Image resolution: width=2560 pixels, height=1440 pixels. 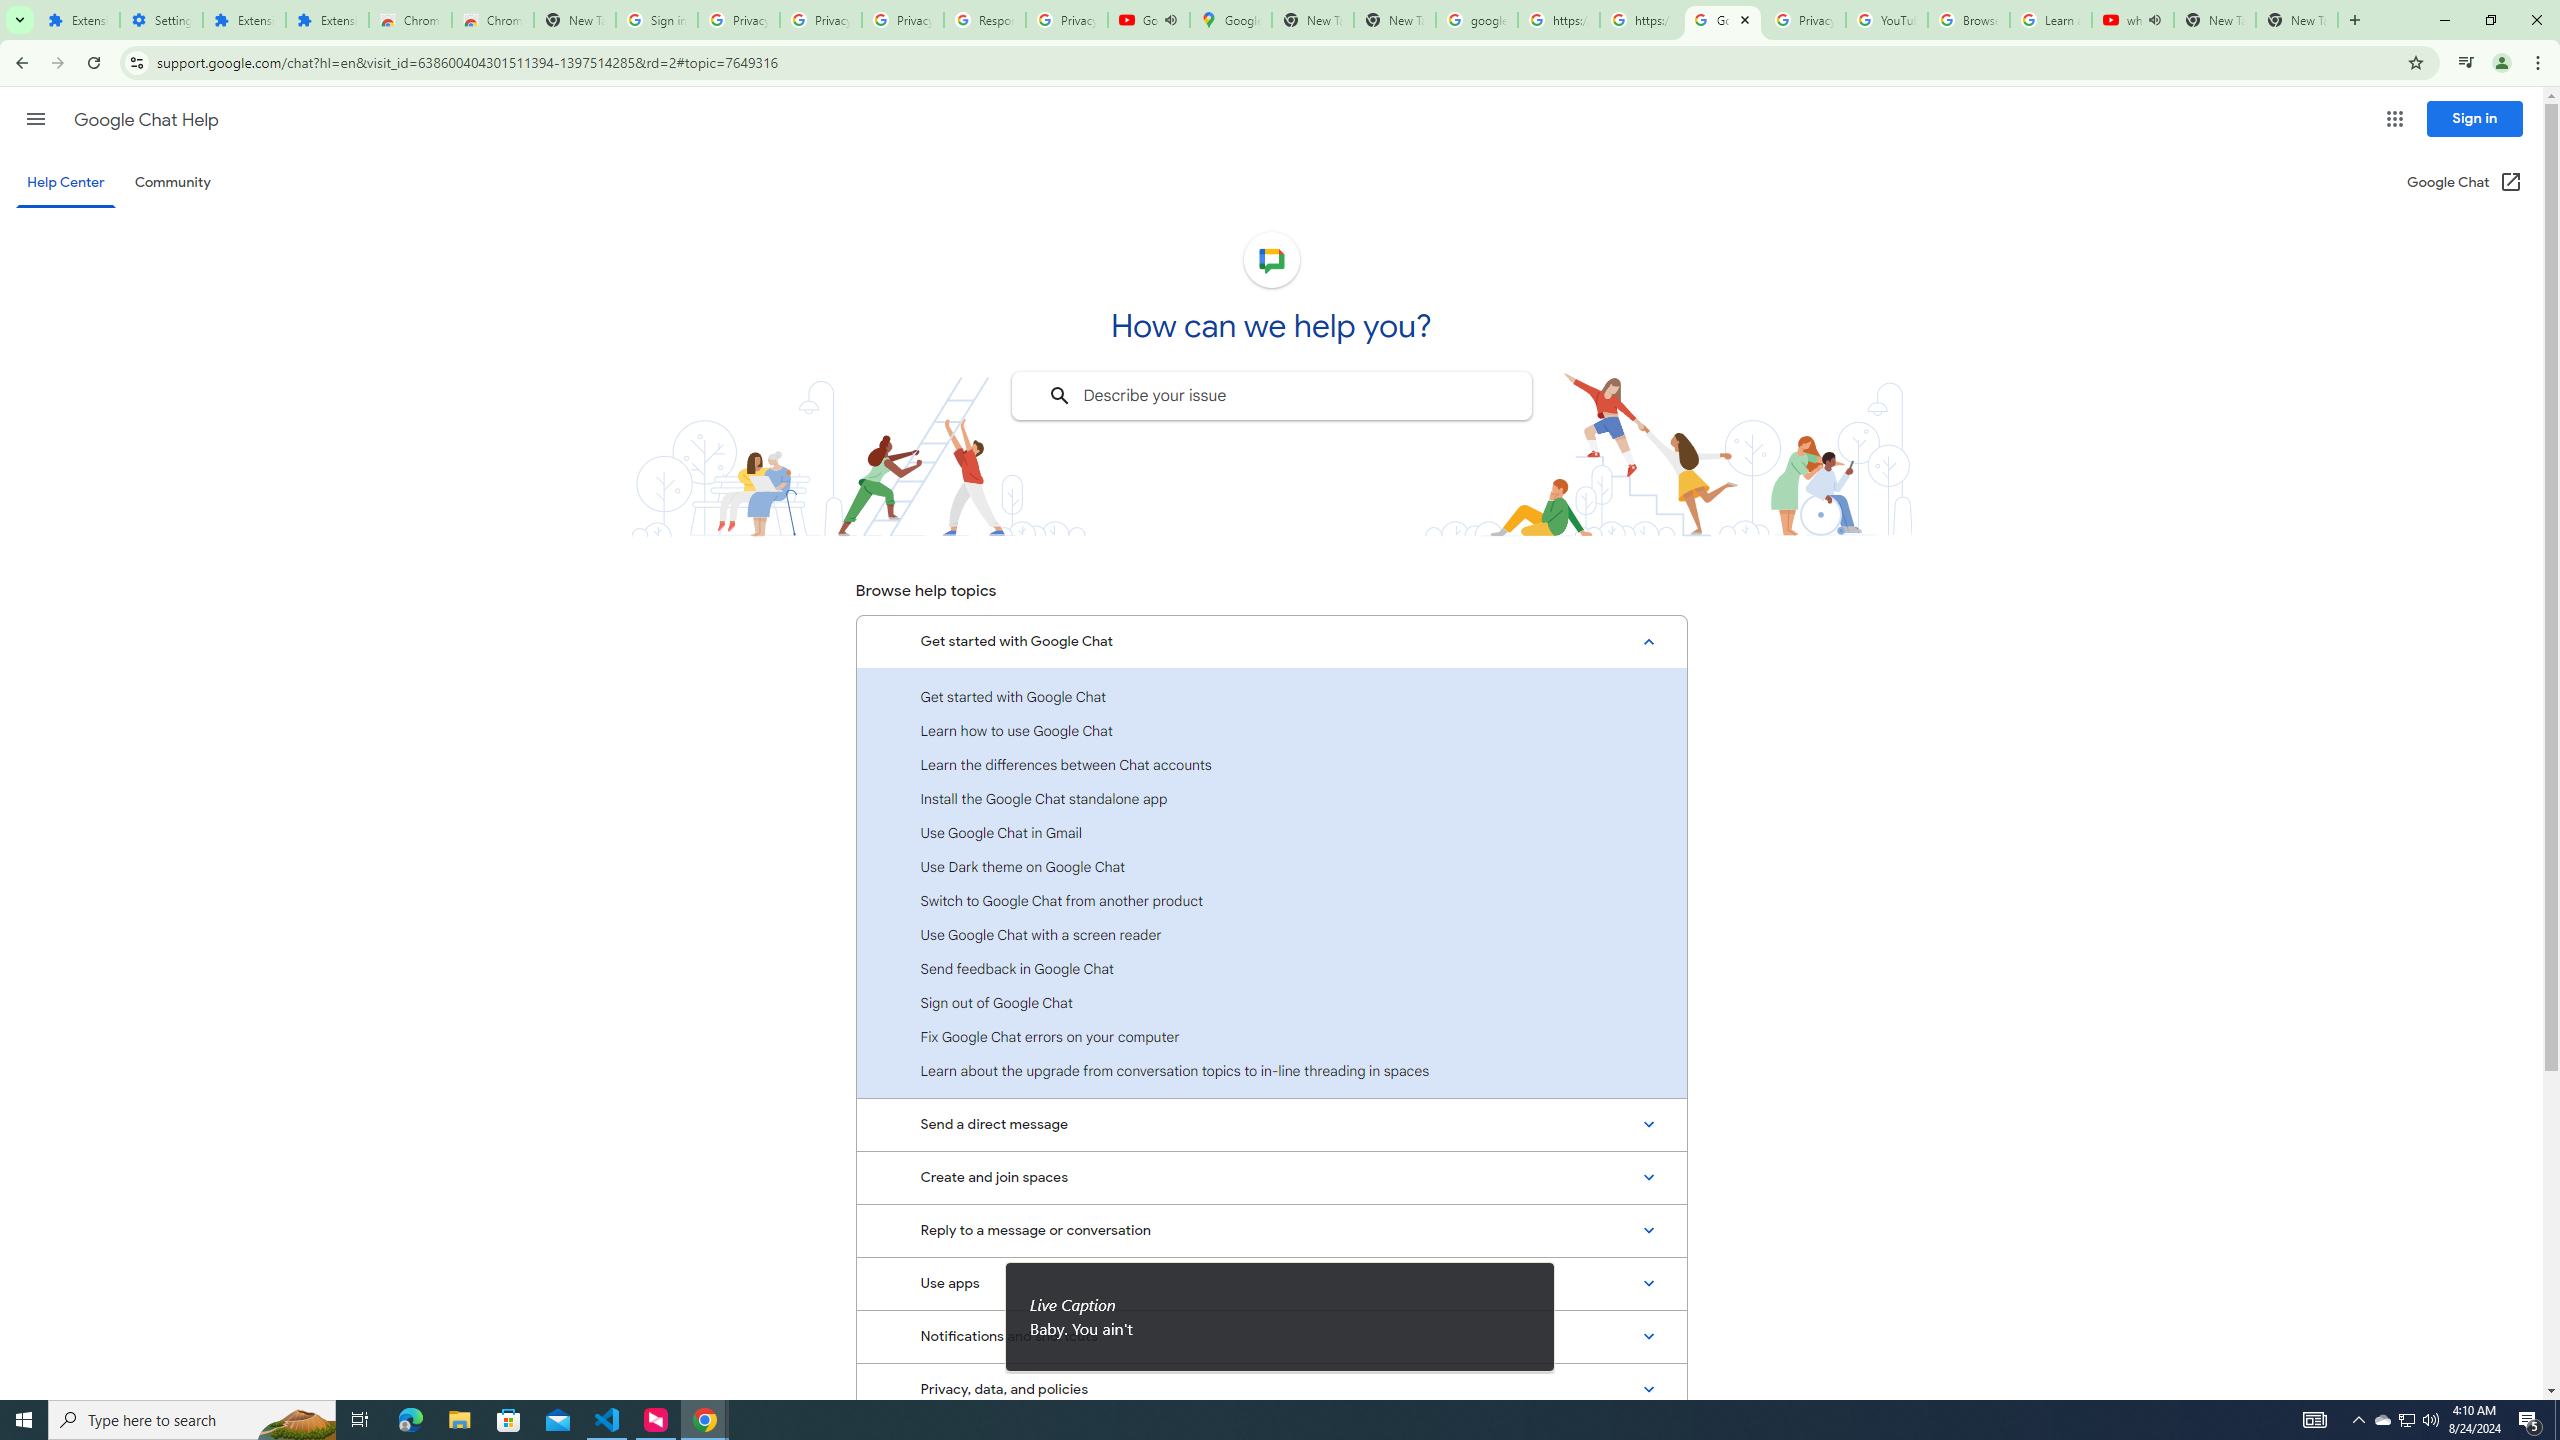 What do you see at coordinates (1230, 19) in the screenshot?
I see `'Google Maps'` at bounding box center [1230, 19].